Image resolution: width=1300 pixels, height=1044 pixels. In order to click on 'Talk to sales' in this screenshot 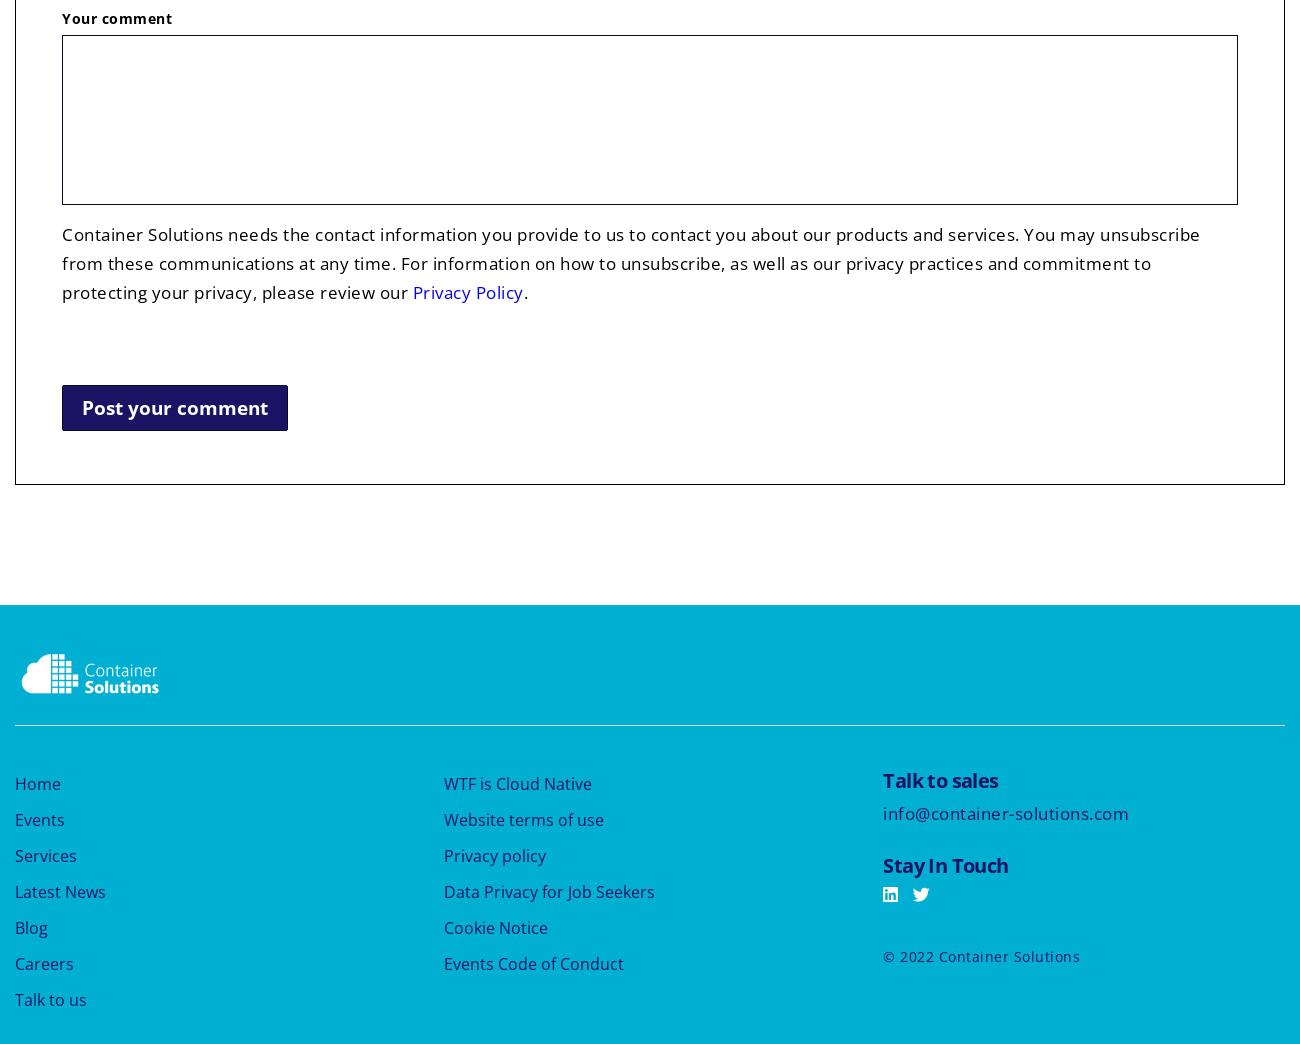, I will do `click(940, 779)`.